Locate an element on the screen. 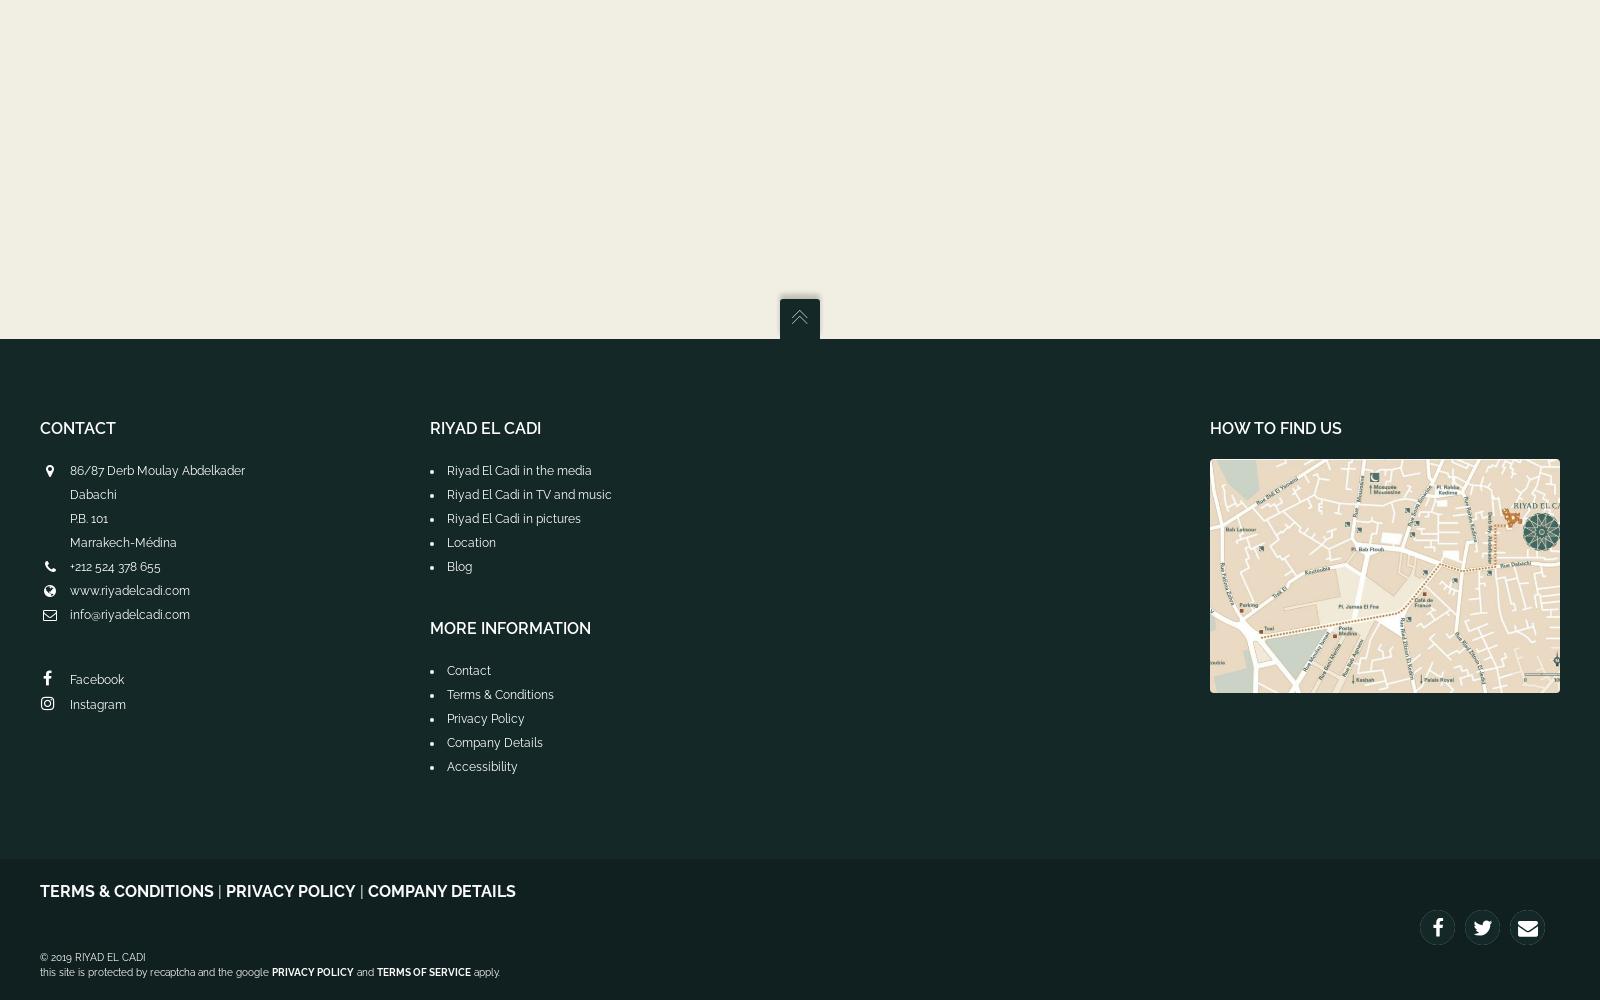 The width and height of the screenshot is (1600, 1000). 'Marrakech-Médina' is located at coordinates (122, 543).